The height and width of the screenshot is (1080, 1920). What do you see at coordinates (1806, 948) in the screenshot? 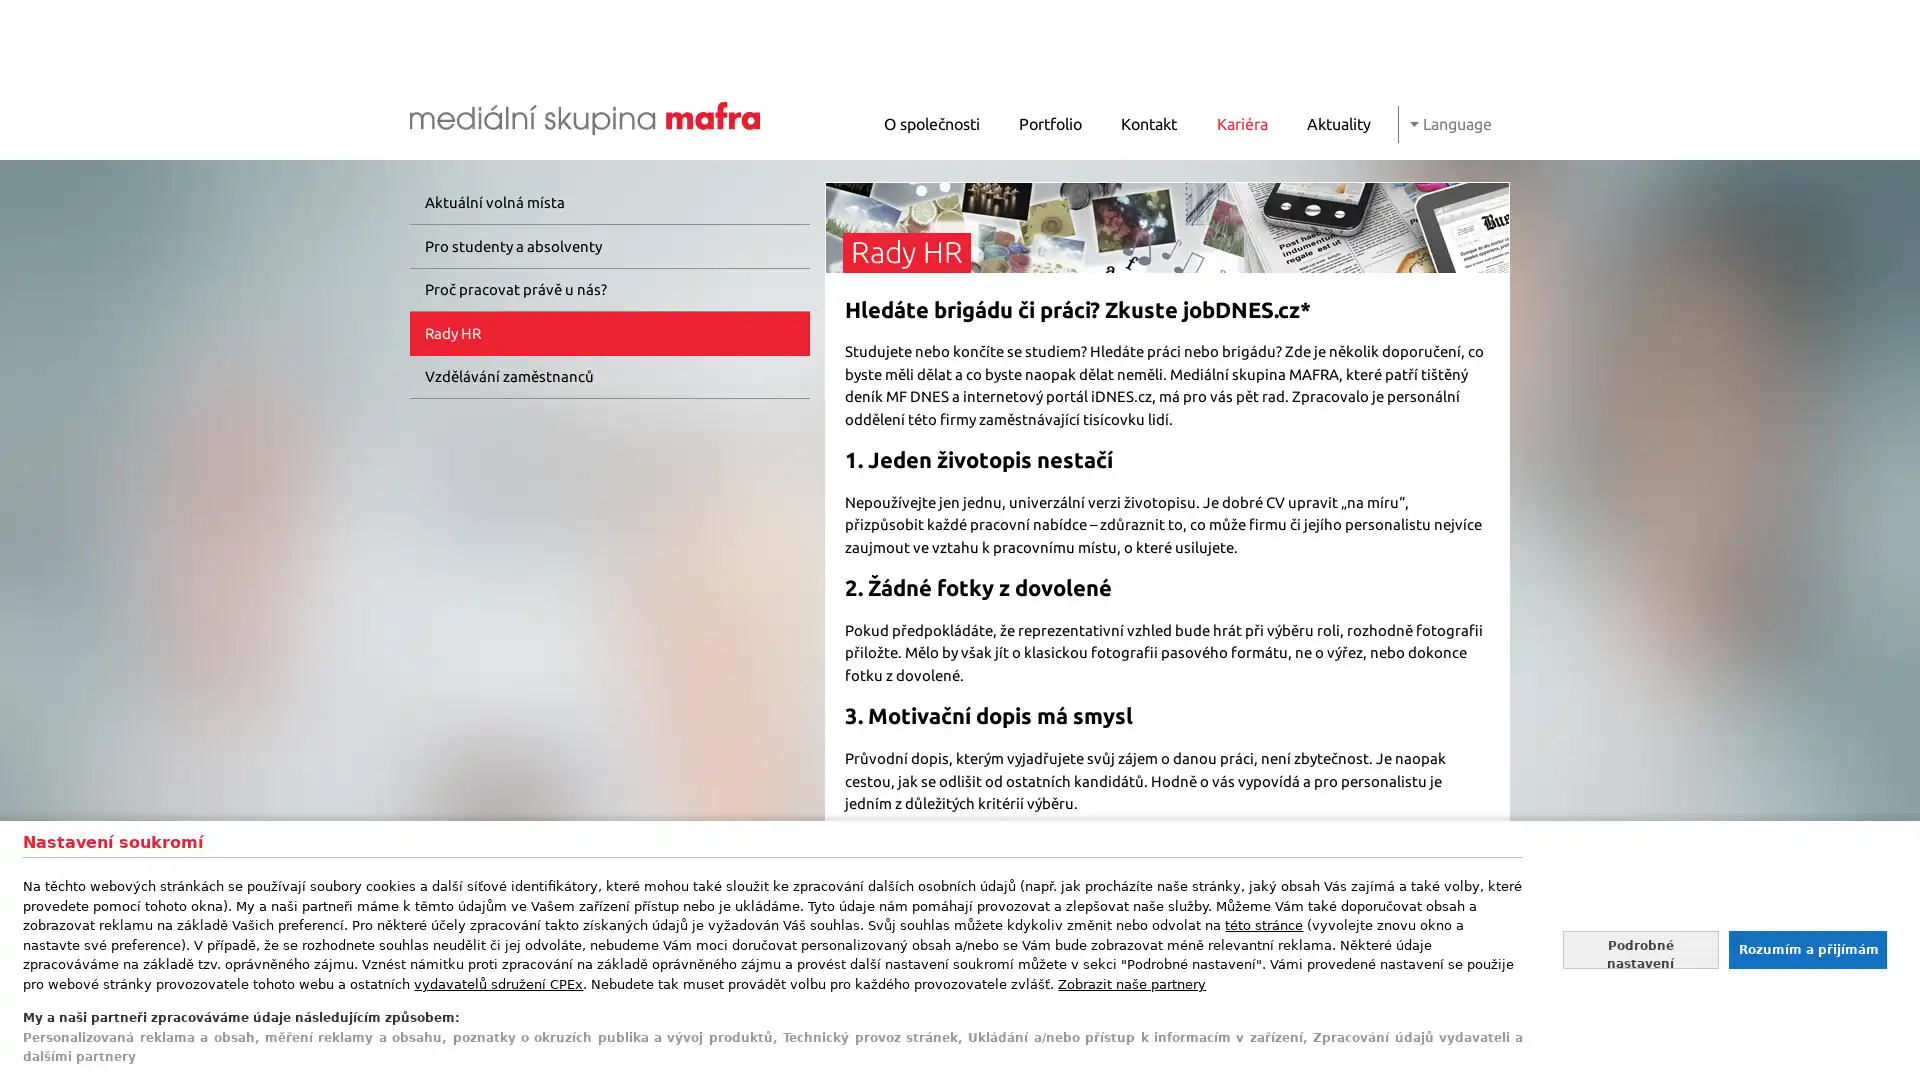
I see `Souhlasit s nasim zpracovanim udaju a zavrit` at bounding box center [1806, 948].